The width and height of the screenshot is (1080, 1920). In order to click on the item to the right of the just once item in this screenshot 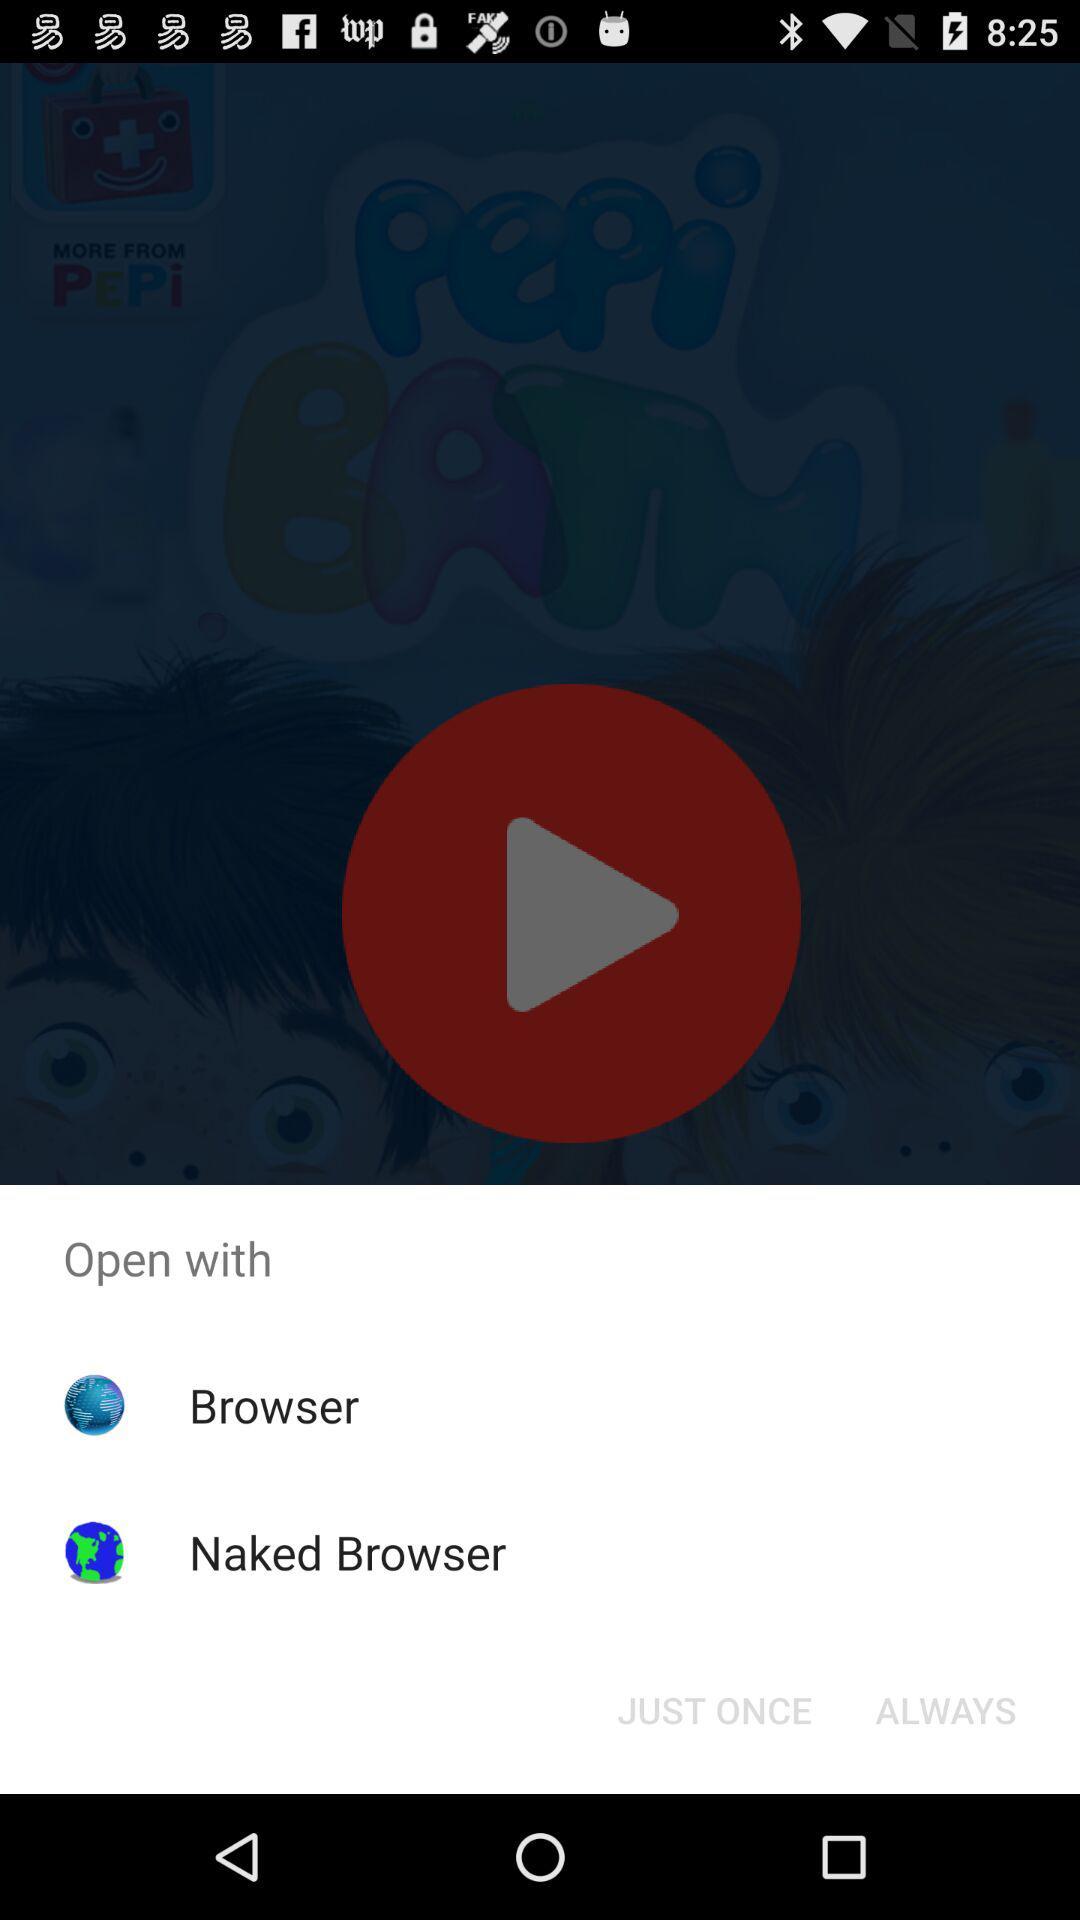, I will do `click(945, 1708)`.